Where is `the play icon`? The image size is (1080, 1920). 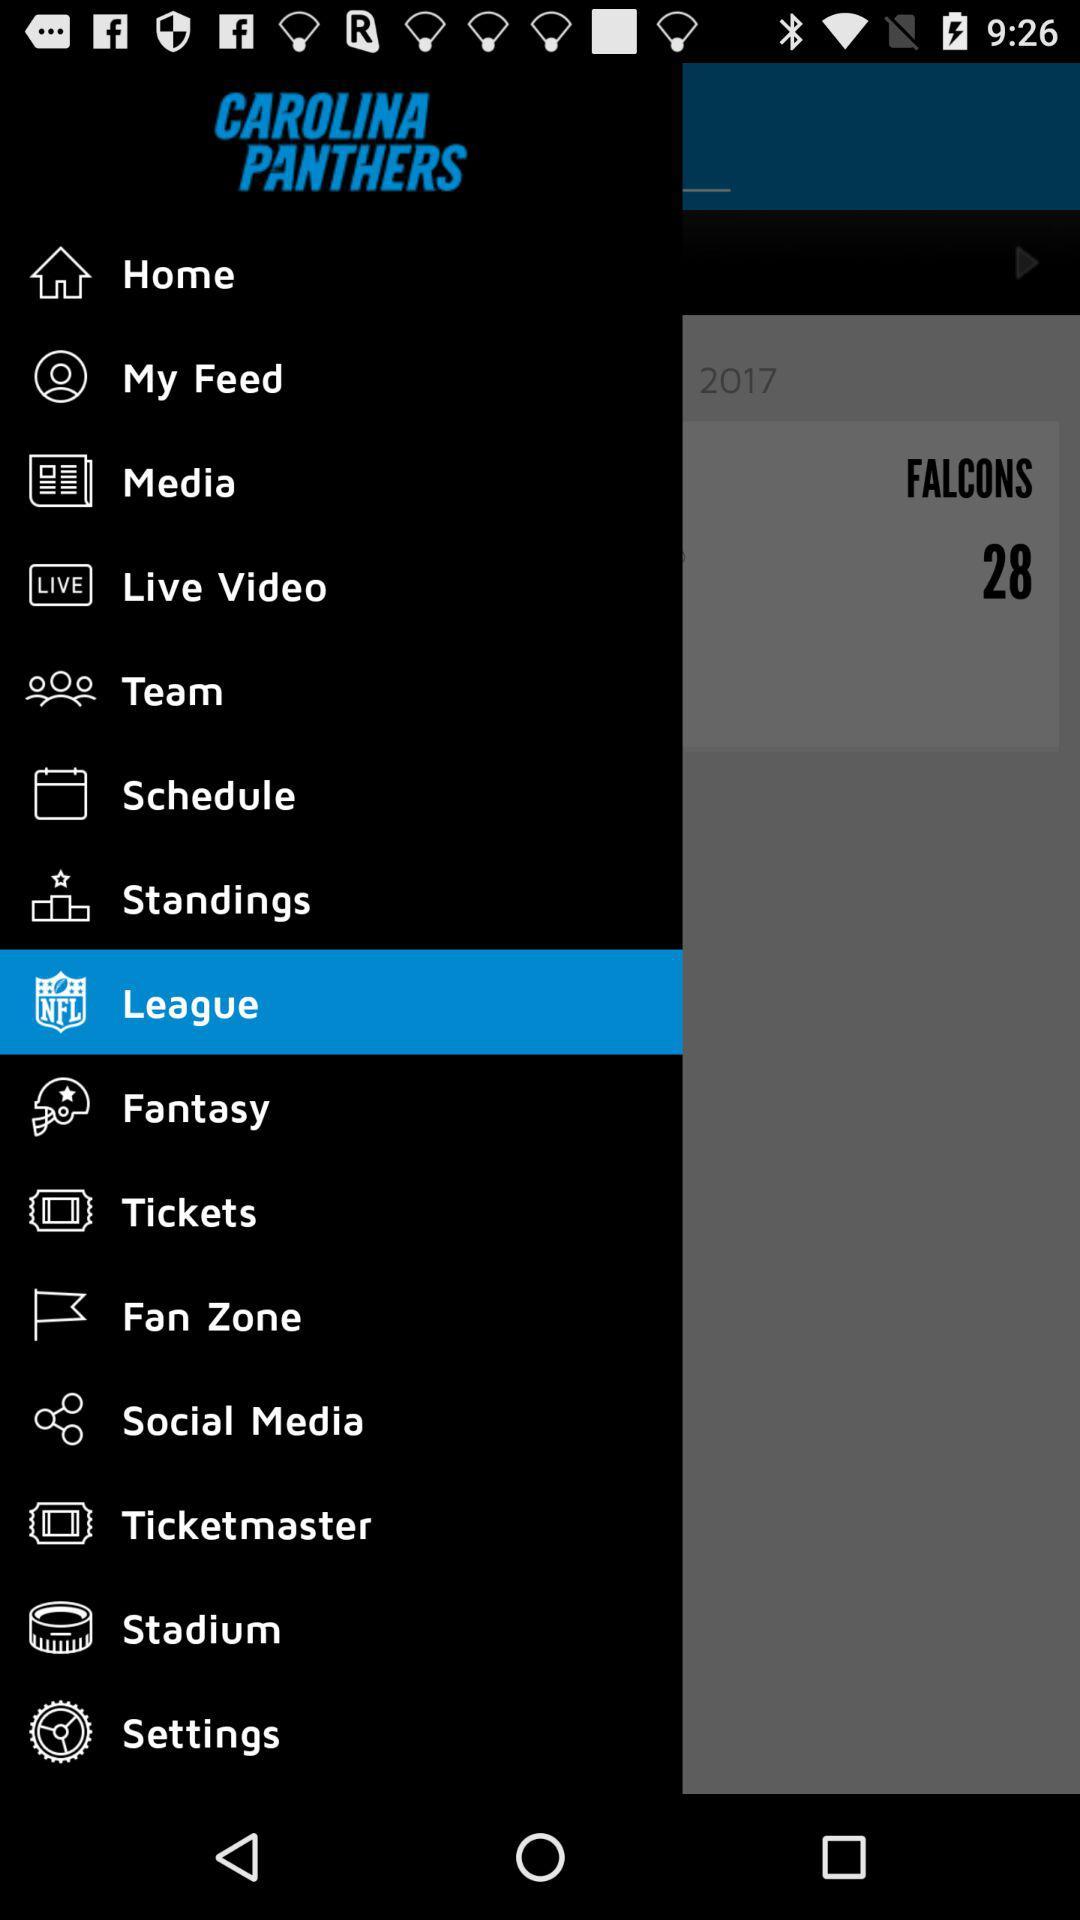 the play icon is located at coordinates (1027, 279).